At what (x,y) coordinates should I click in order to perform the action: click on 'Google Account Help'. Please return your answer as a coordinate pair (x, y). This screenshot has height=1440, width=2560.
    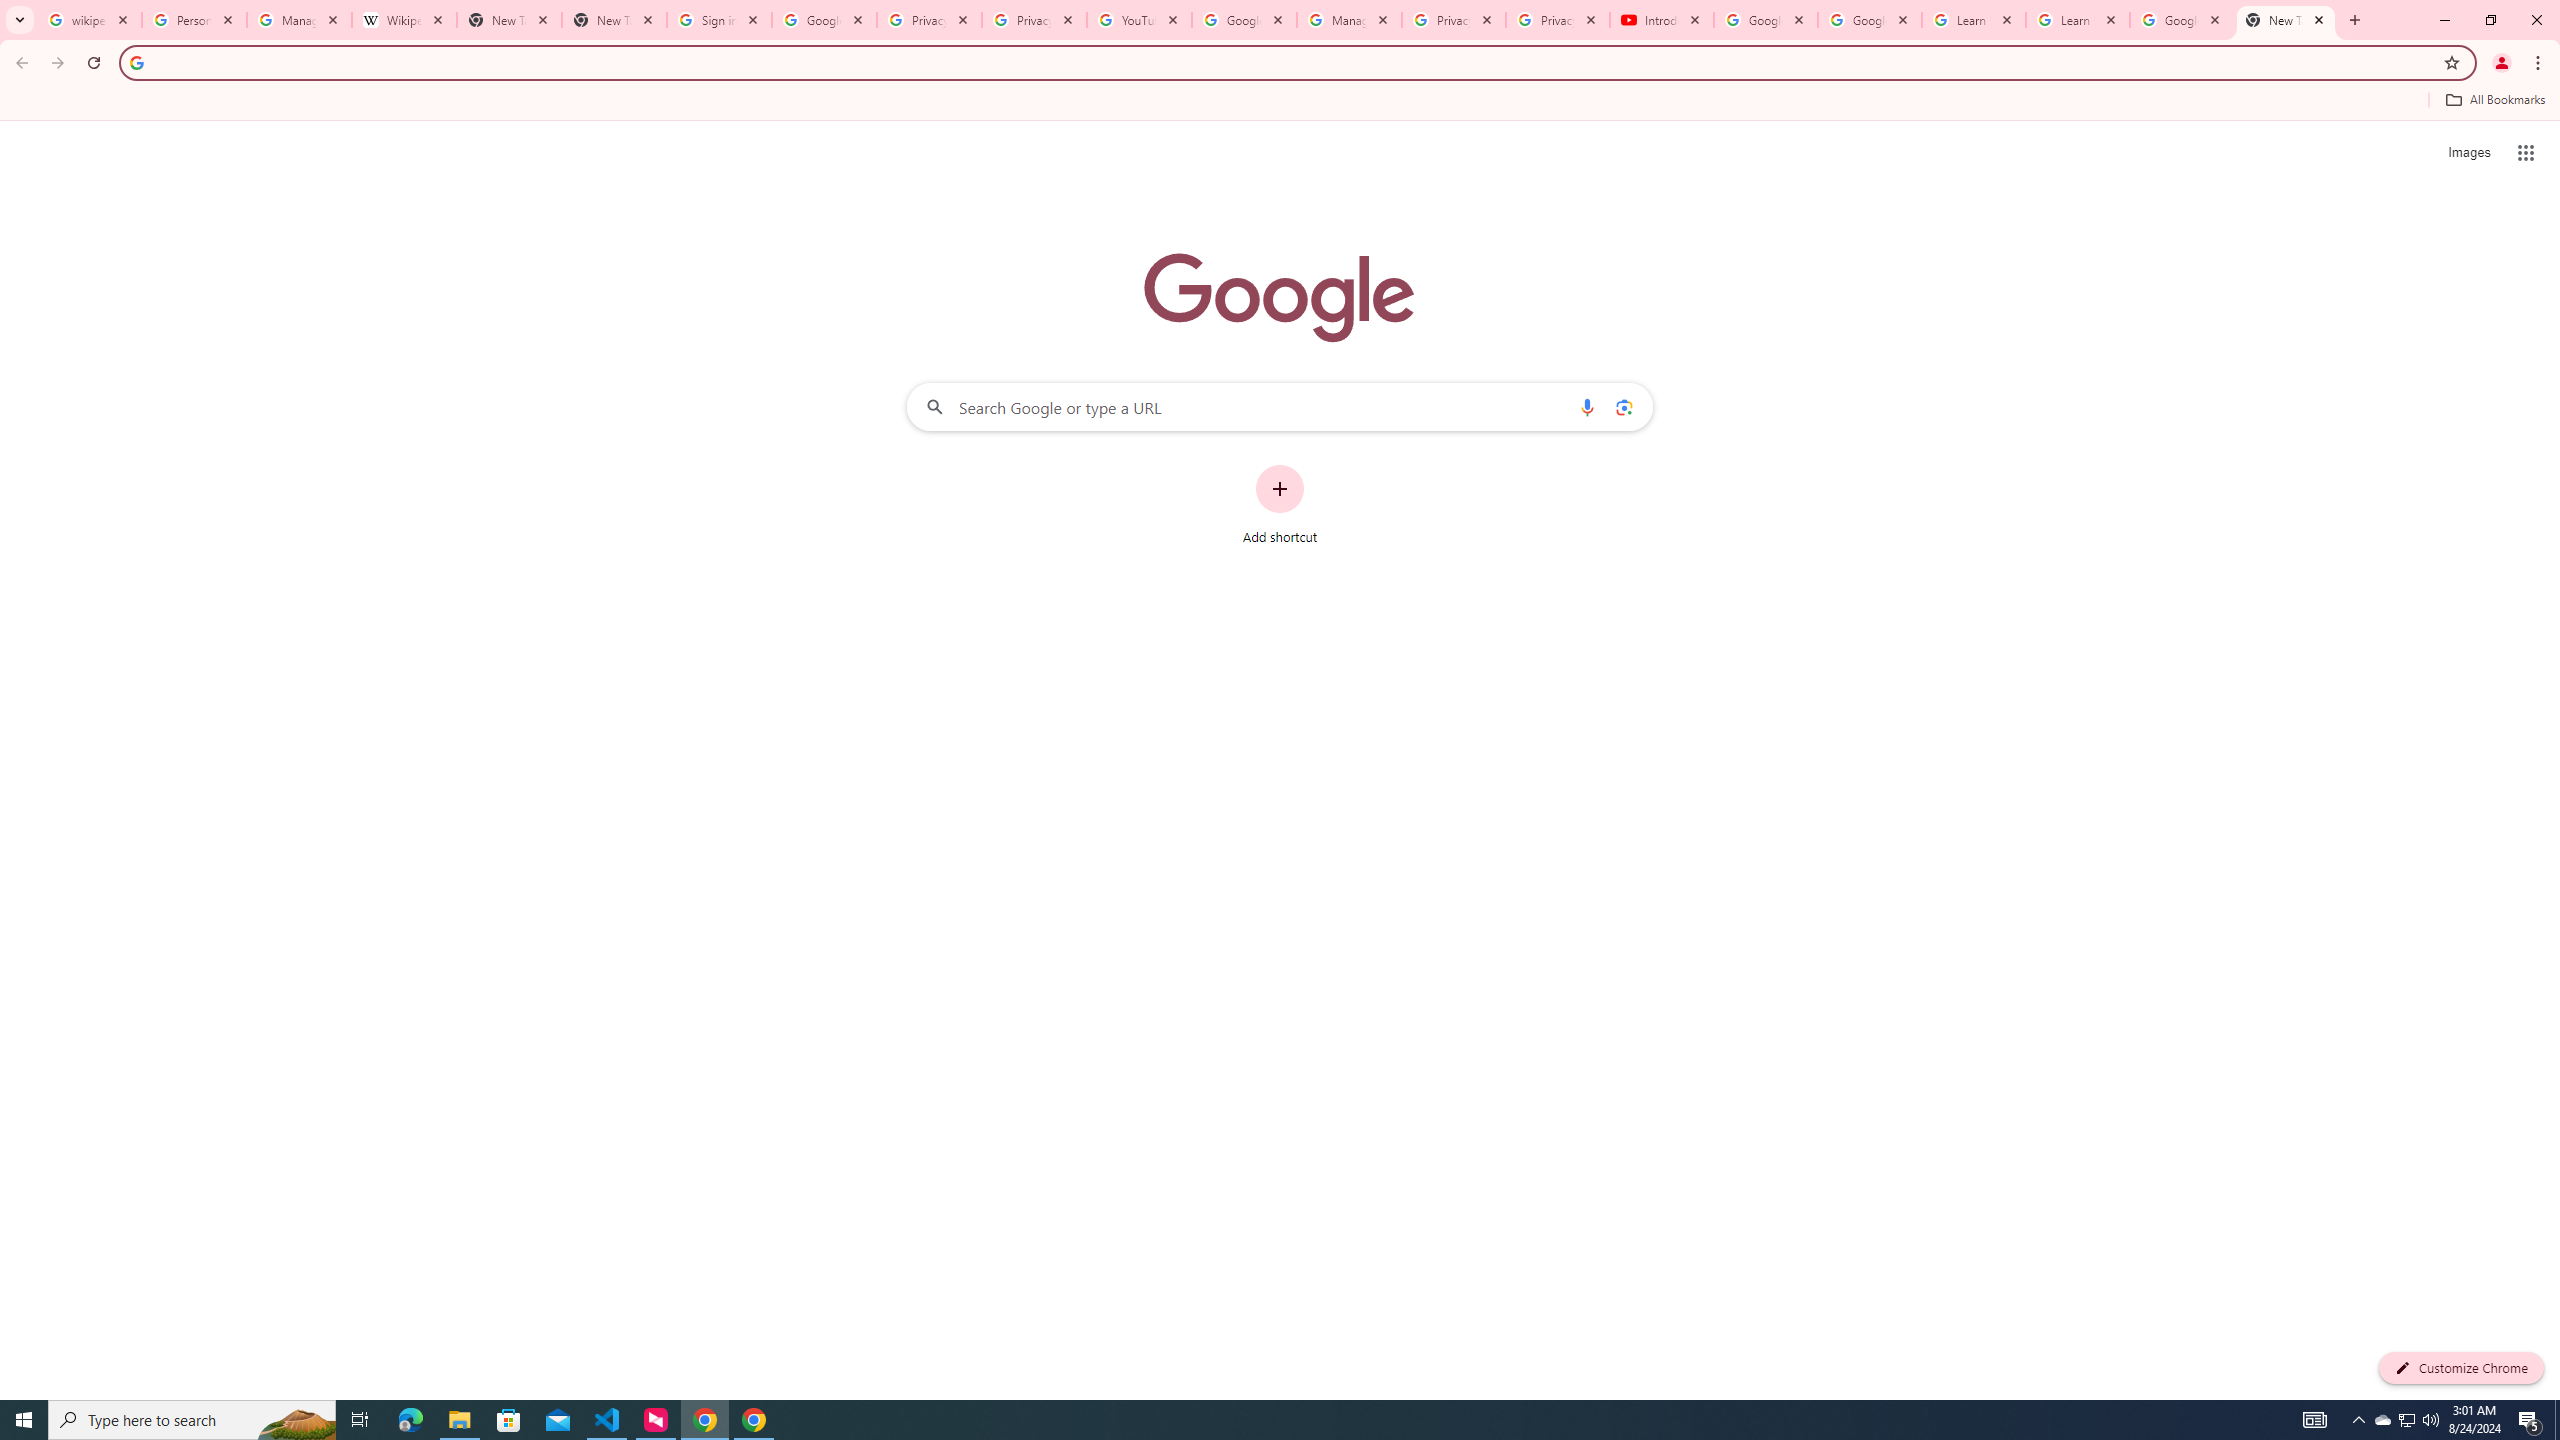
    Looking at the image, I should click on (1765, 19).